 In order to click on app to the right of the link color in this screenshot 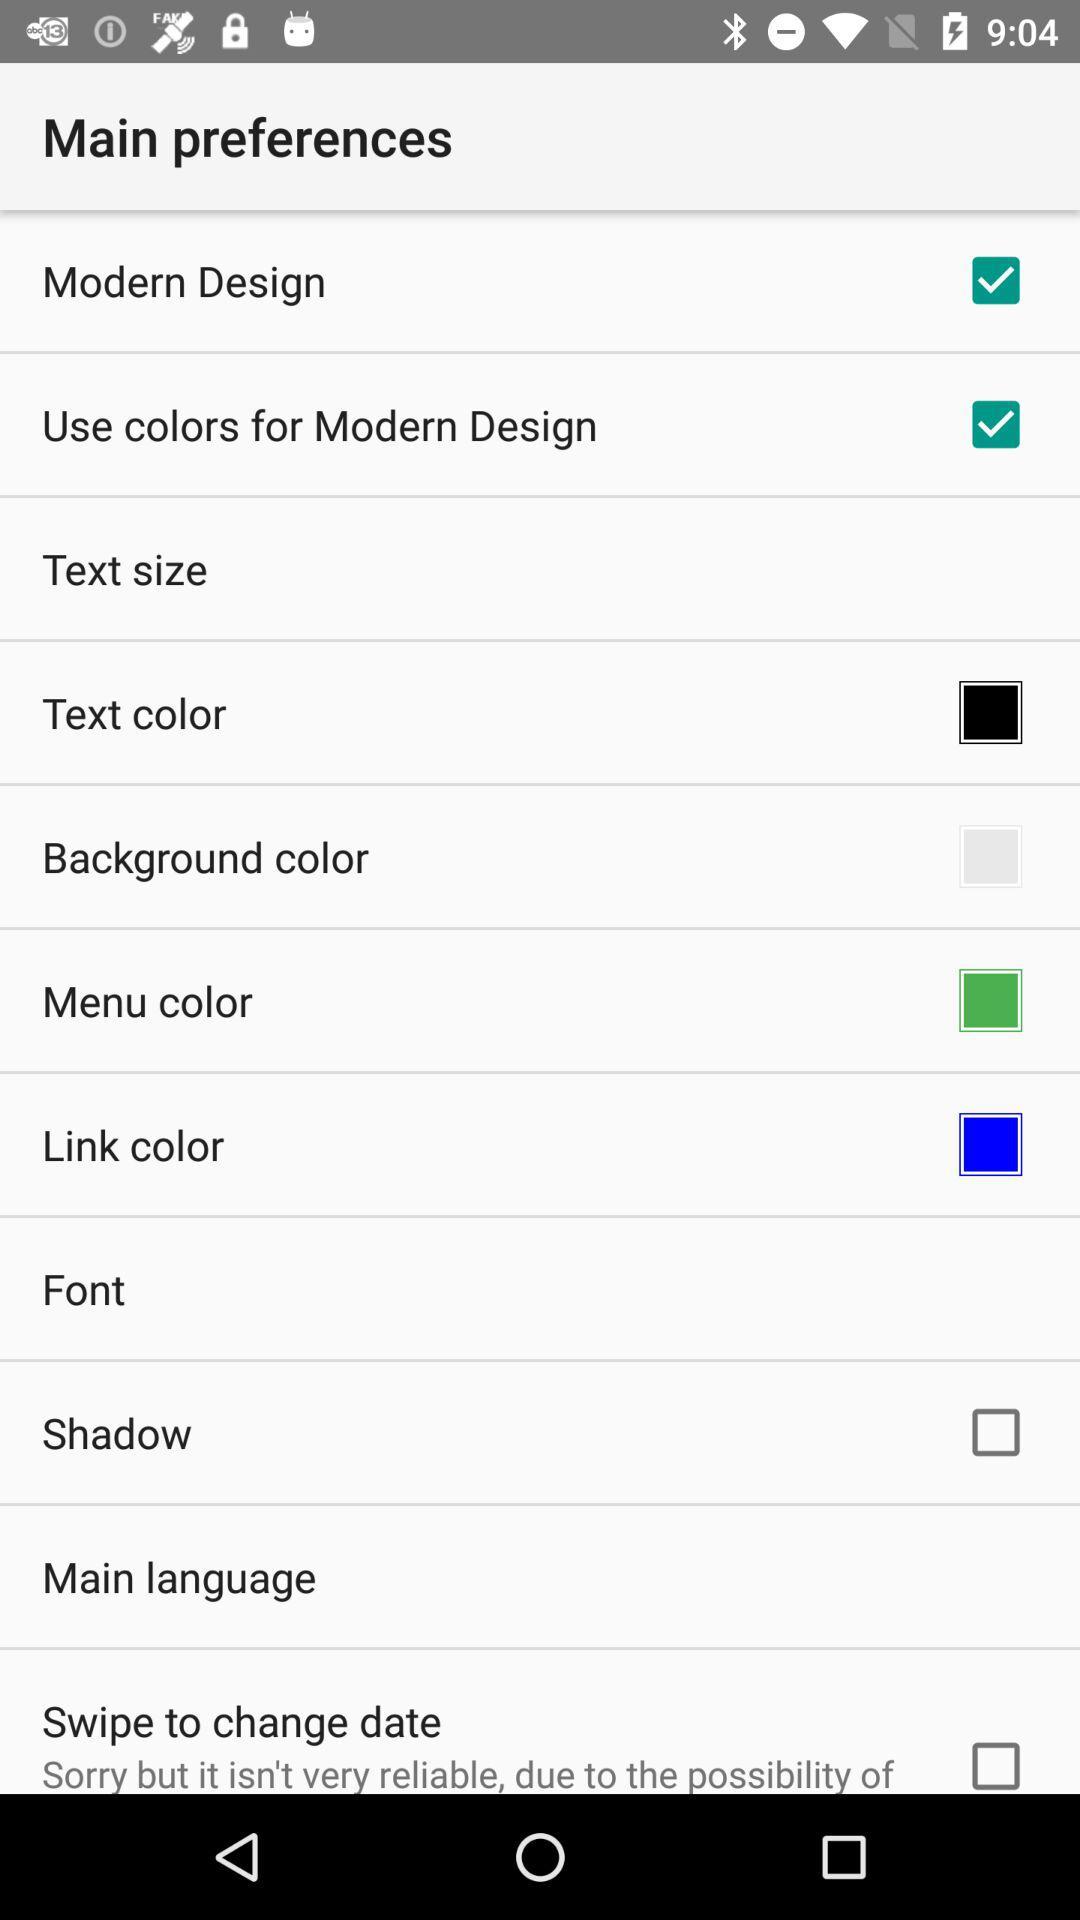, I will do `click(990, 1144)`.